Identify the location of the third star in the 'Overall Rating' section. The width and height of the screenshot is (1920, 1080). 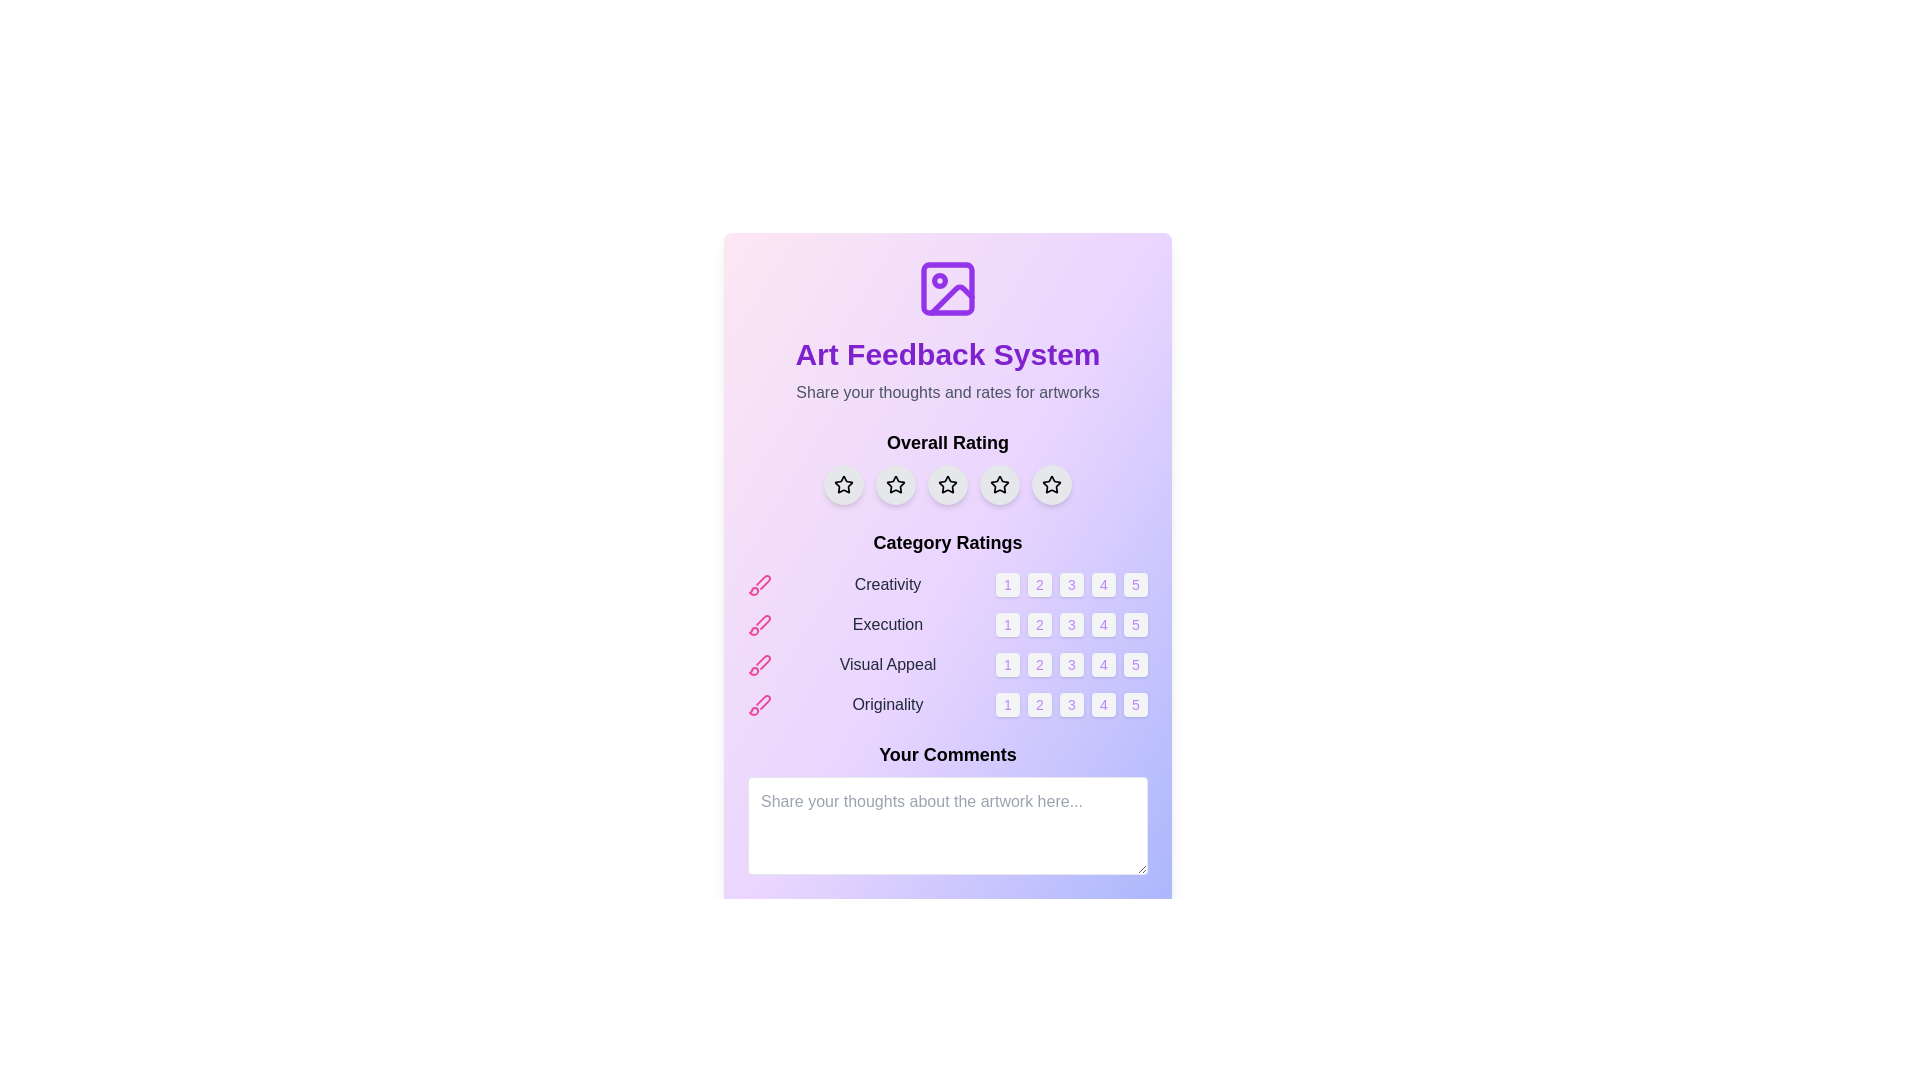
(945, 483).